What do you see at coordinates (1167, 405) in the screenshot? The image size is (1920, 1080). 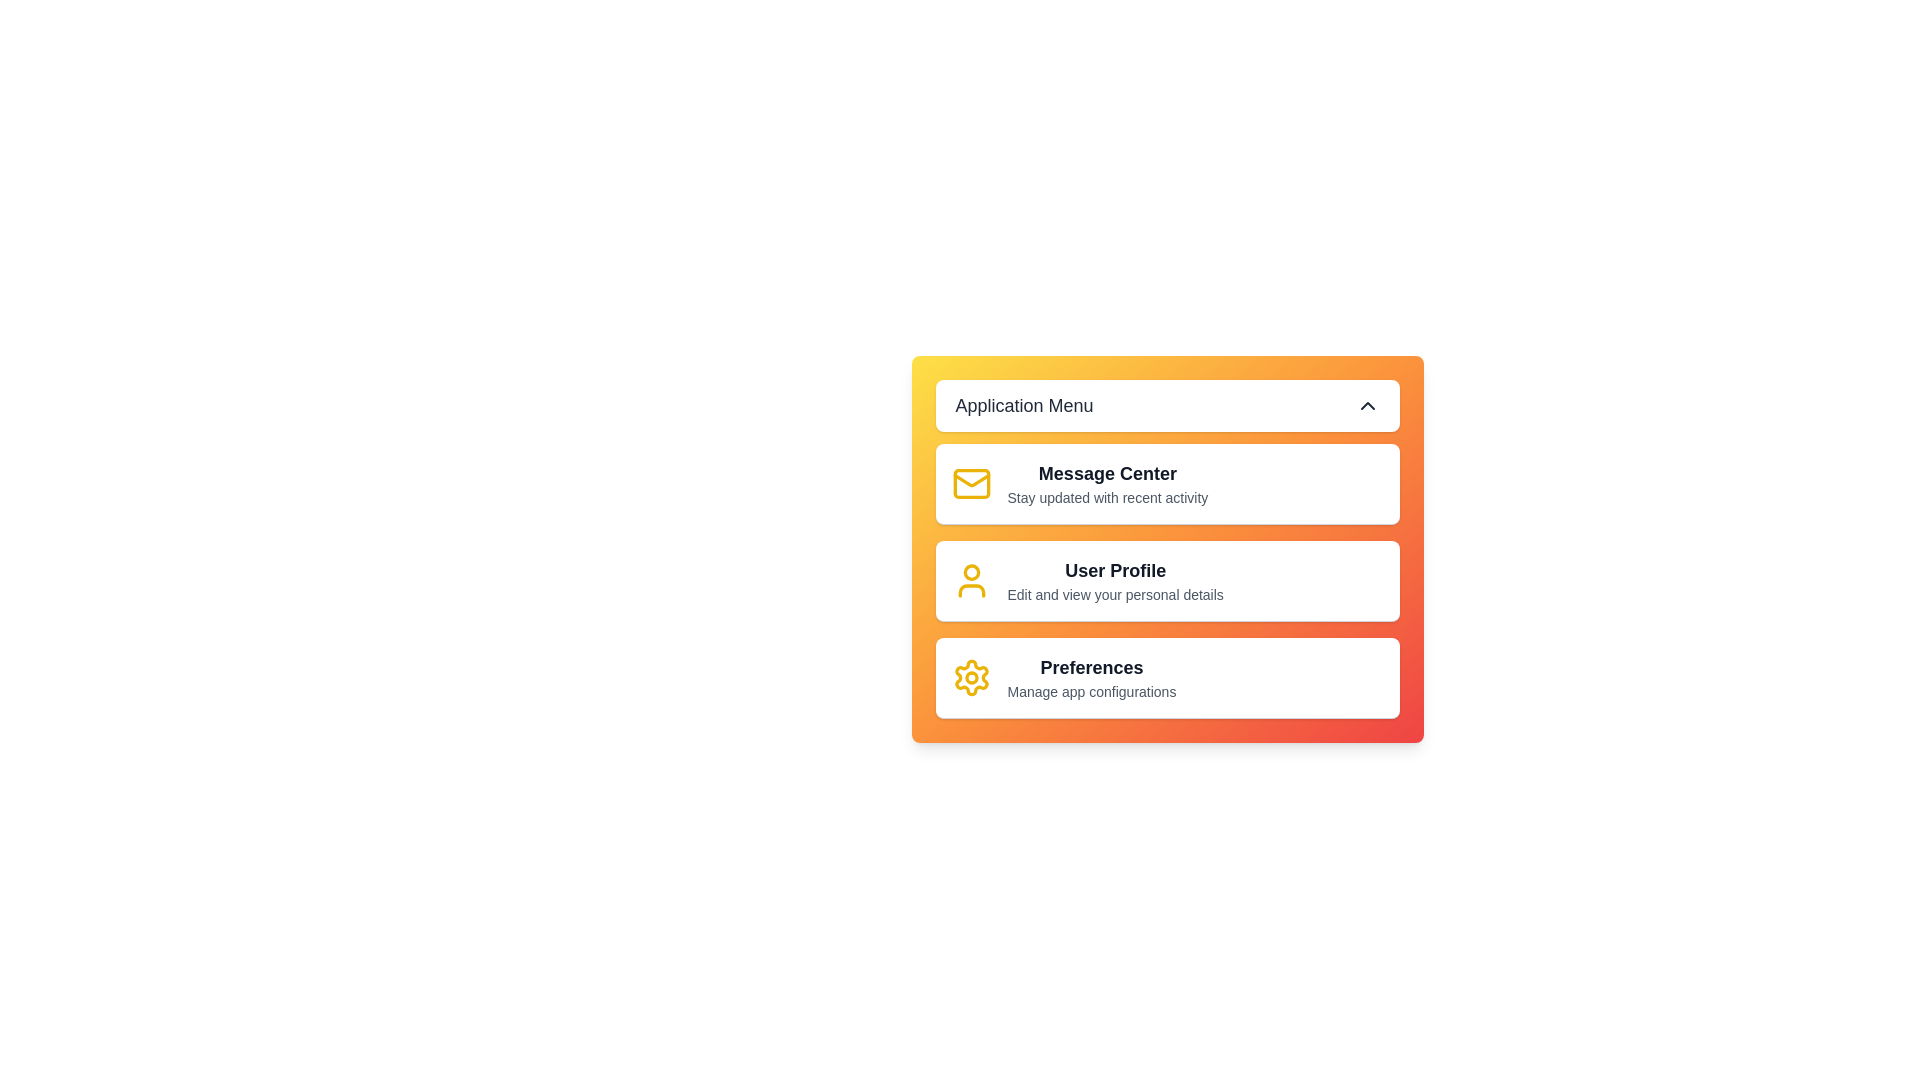 I see `the header button to toggle the menu visibility` at bounding box center [1167, 405].